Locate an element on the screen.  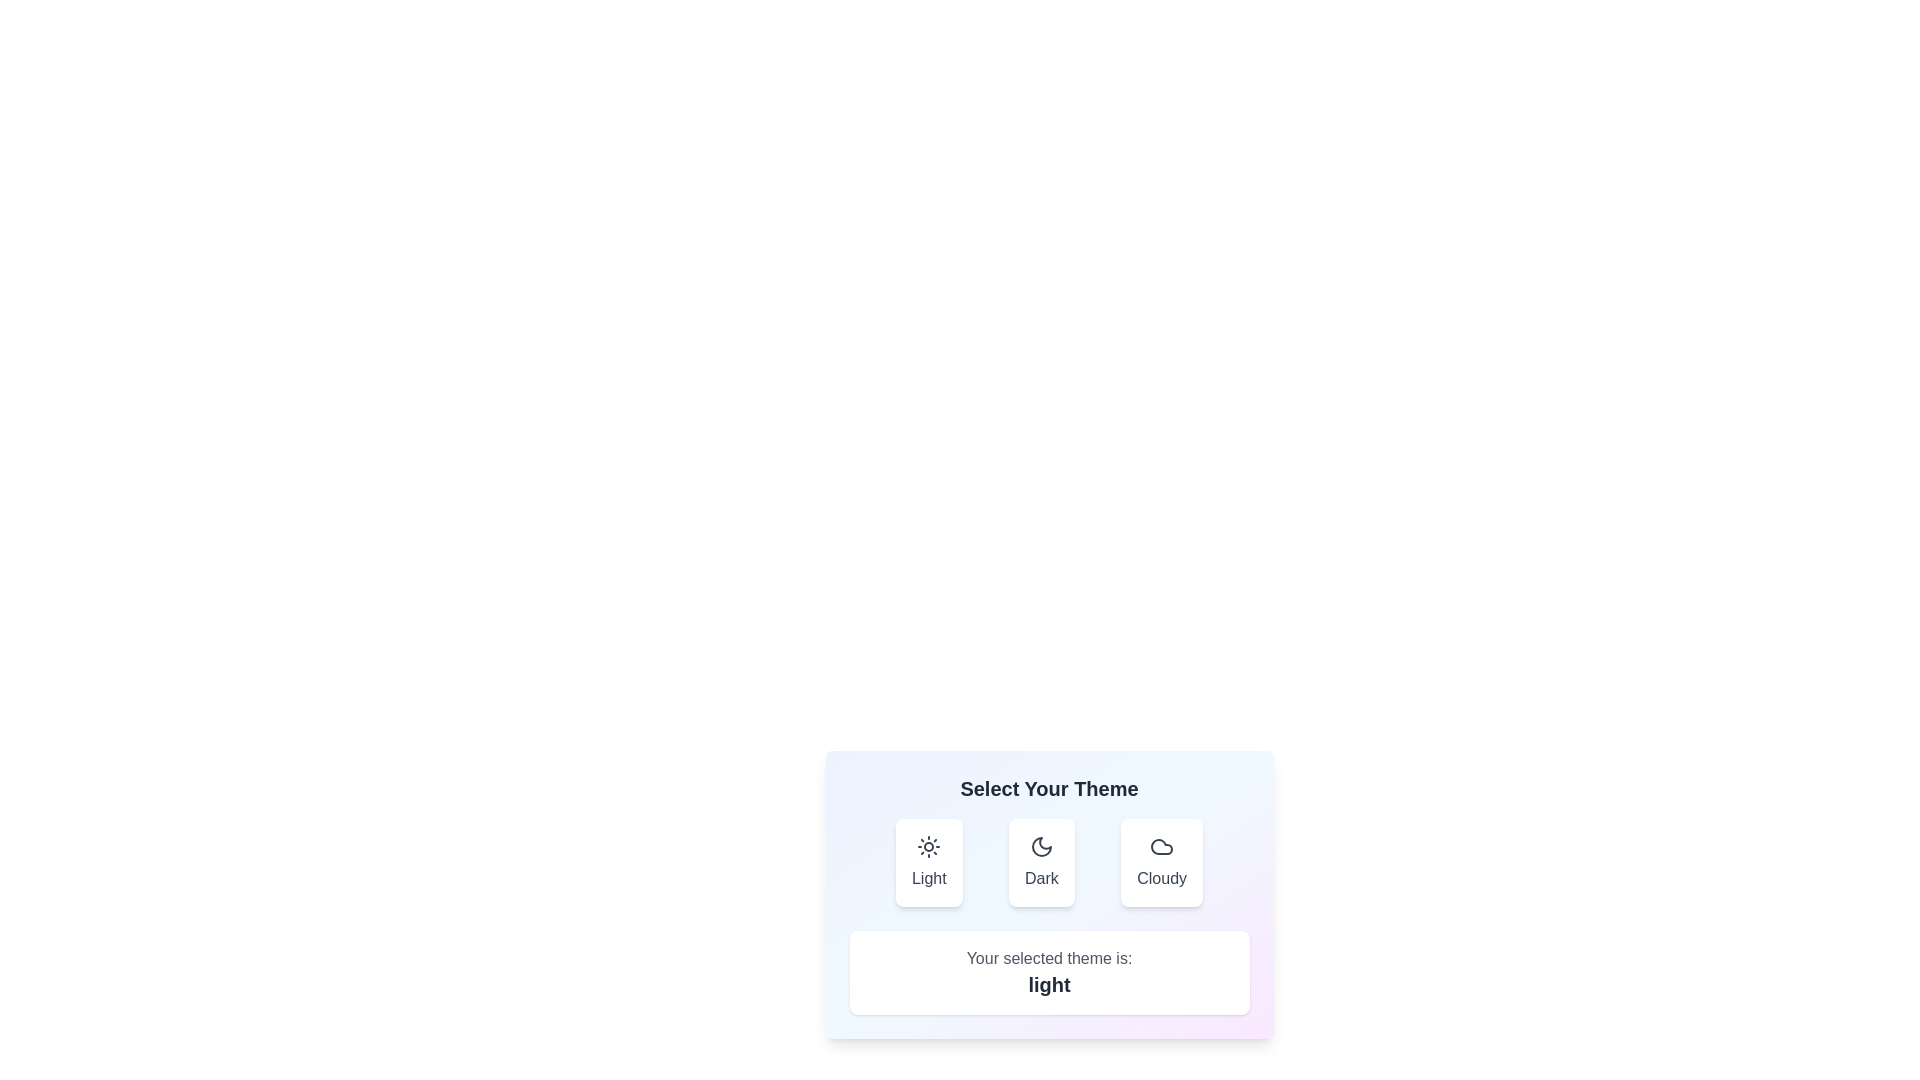
the 'Dark' theme selectable option button, which features a moon icon and is centrally located between the 'Light' and 'Cloudy' options in the 'Select Your Theme' group is located at coordinates (1048, 862).